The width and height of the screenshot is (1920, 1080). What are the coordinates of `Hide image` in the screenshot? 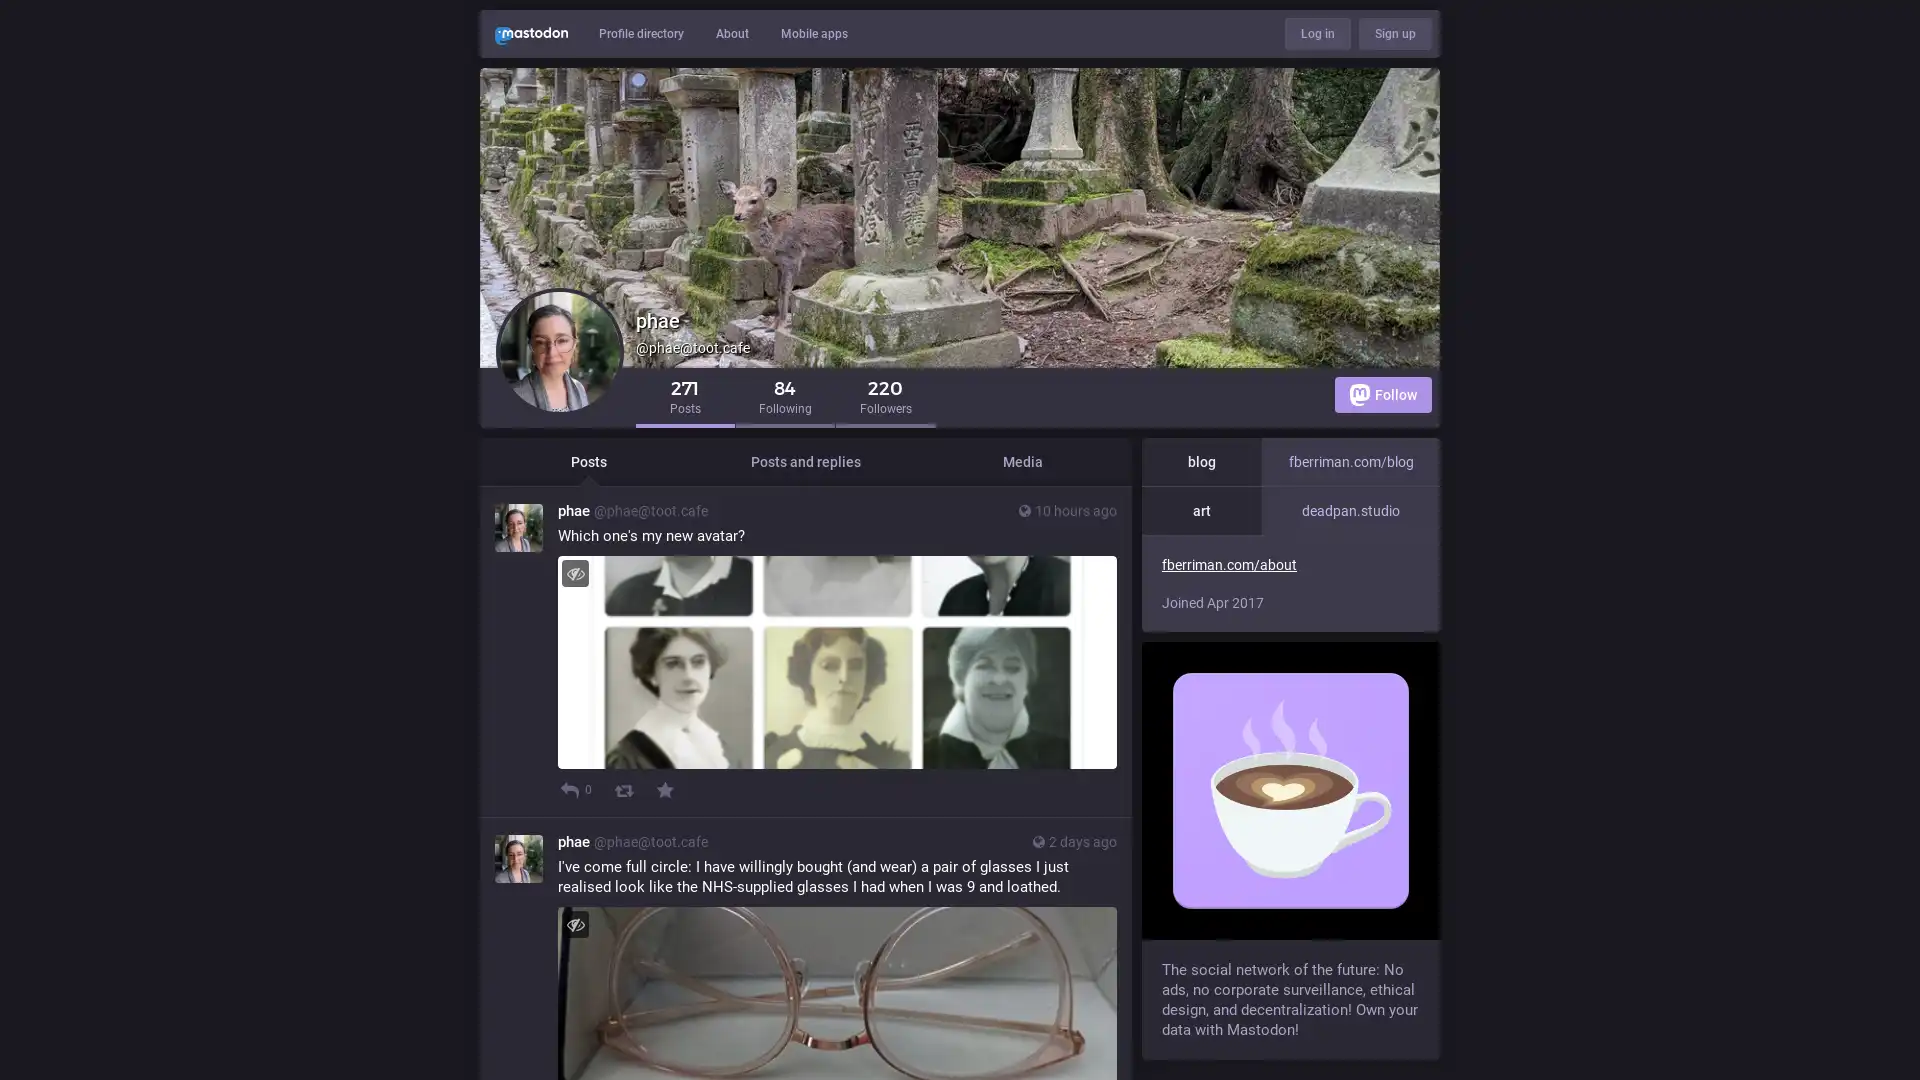 It's located at (574, 1025).